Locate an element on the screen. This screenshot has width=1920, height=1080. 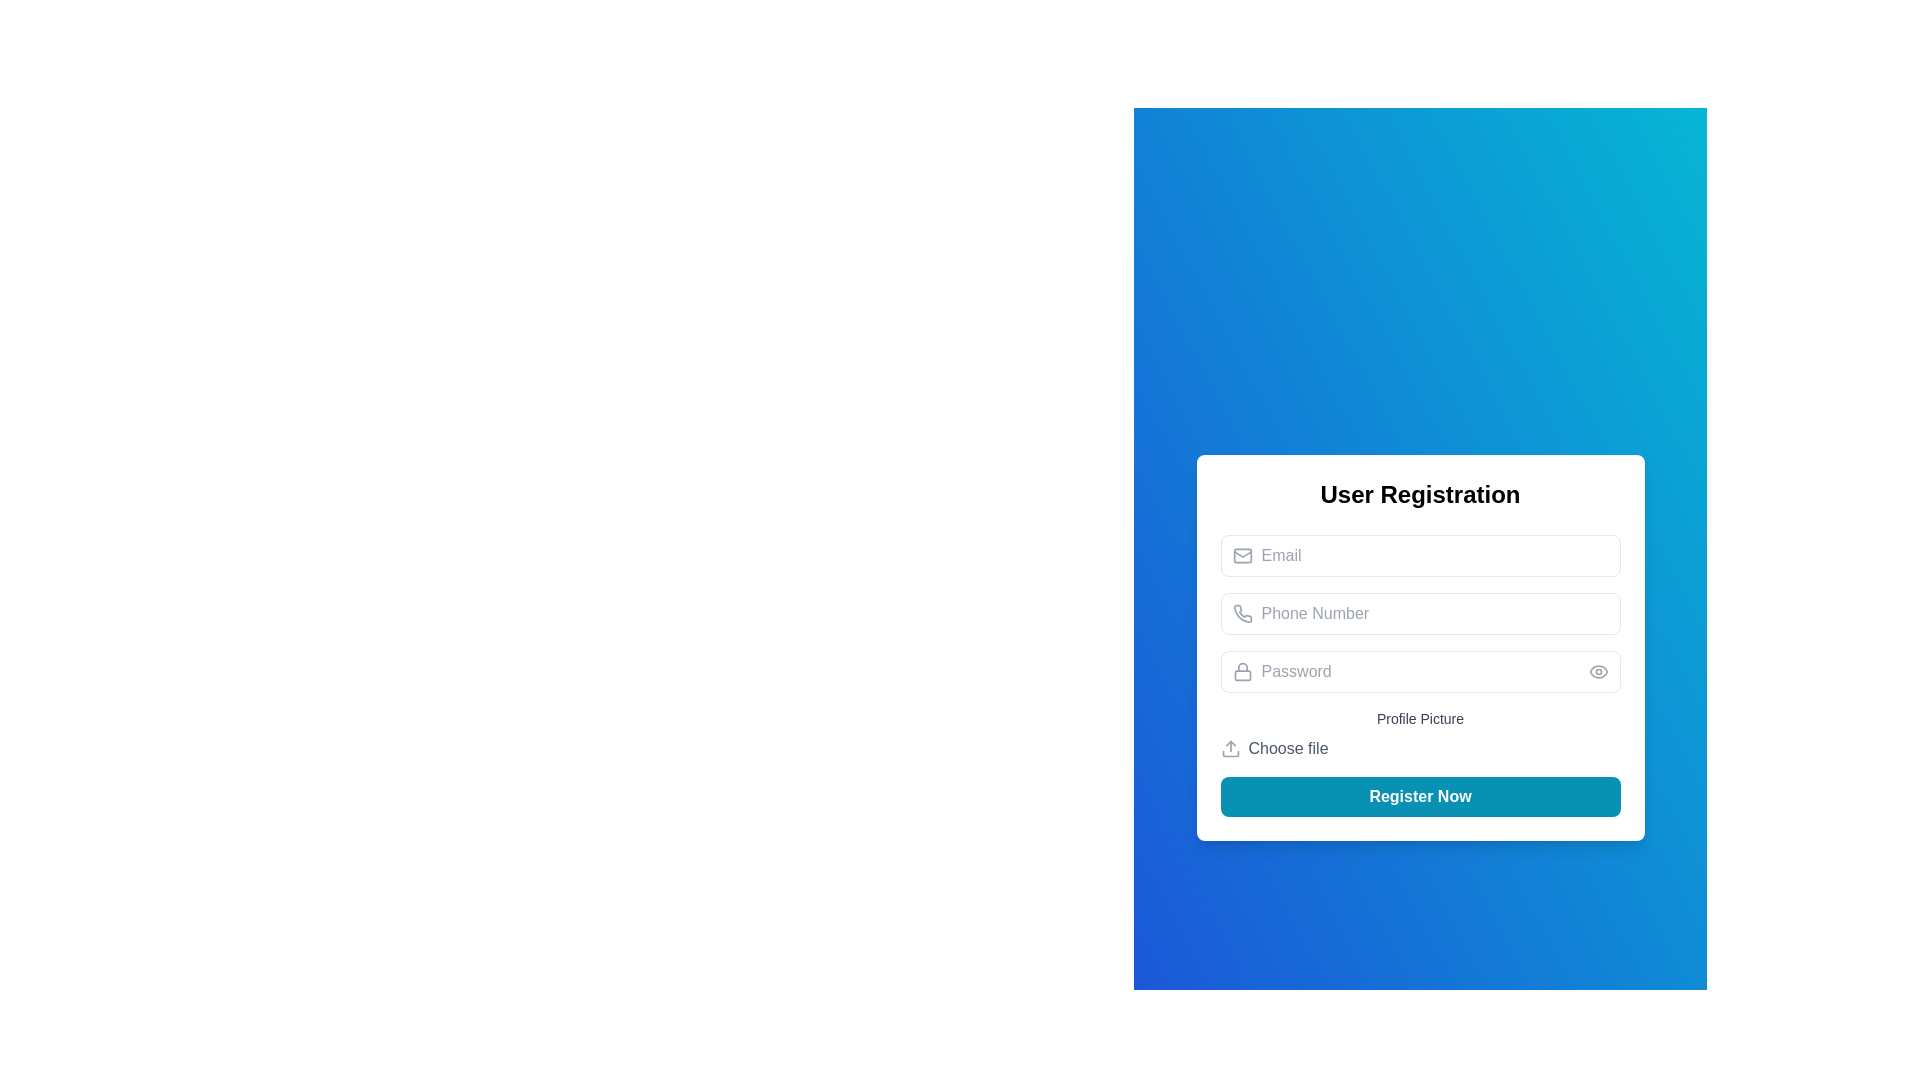
the rectangular body part of the lock icon, which visually represents security and is located to the left of the Password input field in the registration form is located at coordinates (1241, 675).